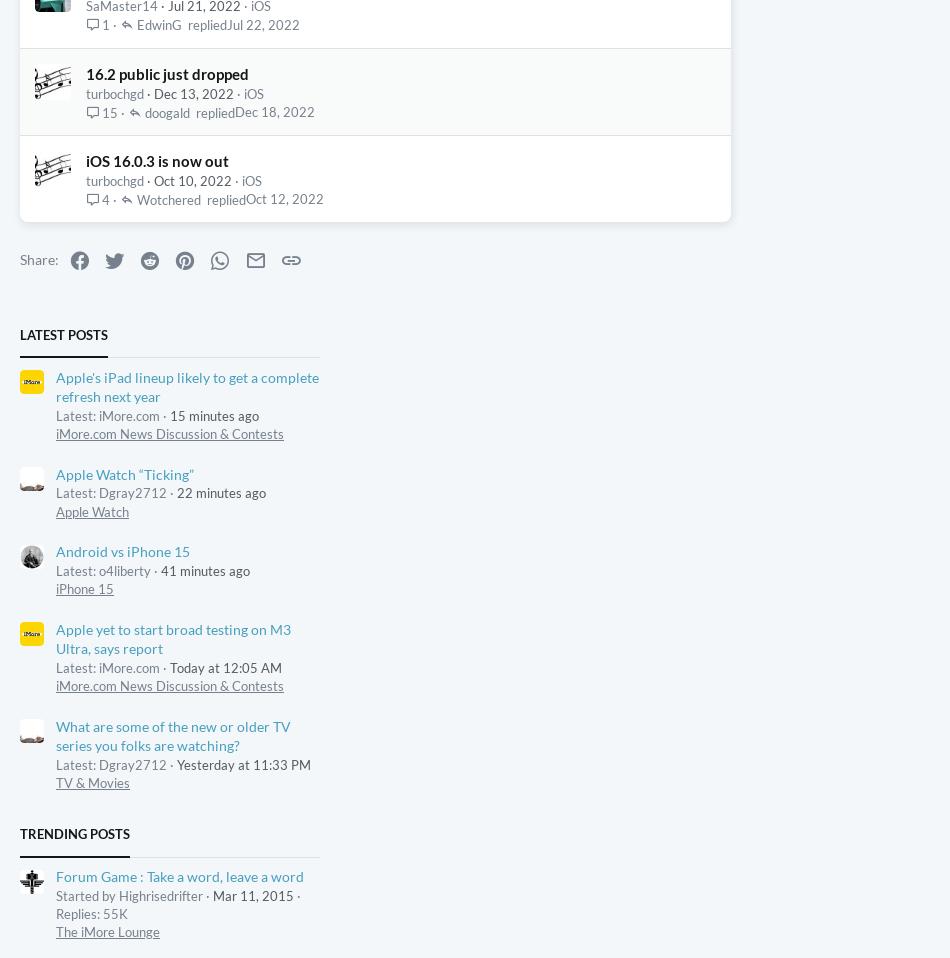 Image resolution: width=950 pixels, height=958 pixels. I want to click on 'Dec 13, 2022', so click(193, 229).